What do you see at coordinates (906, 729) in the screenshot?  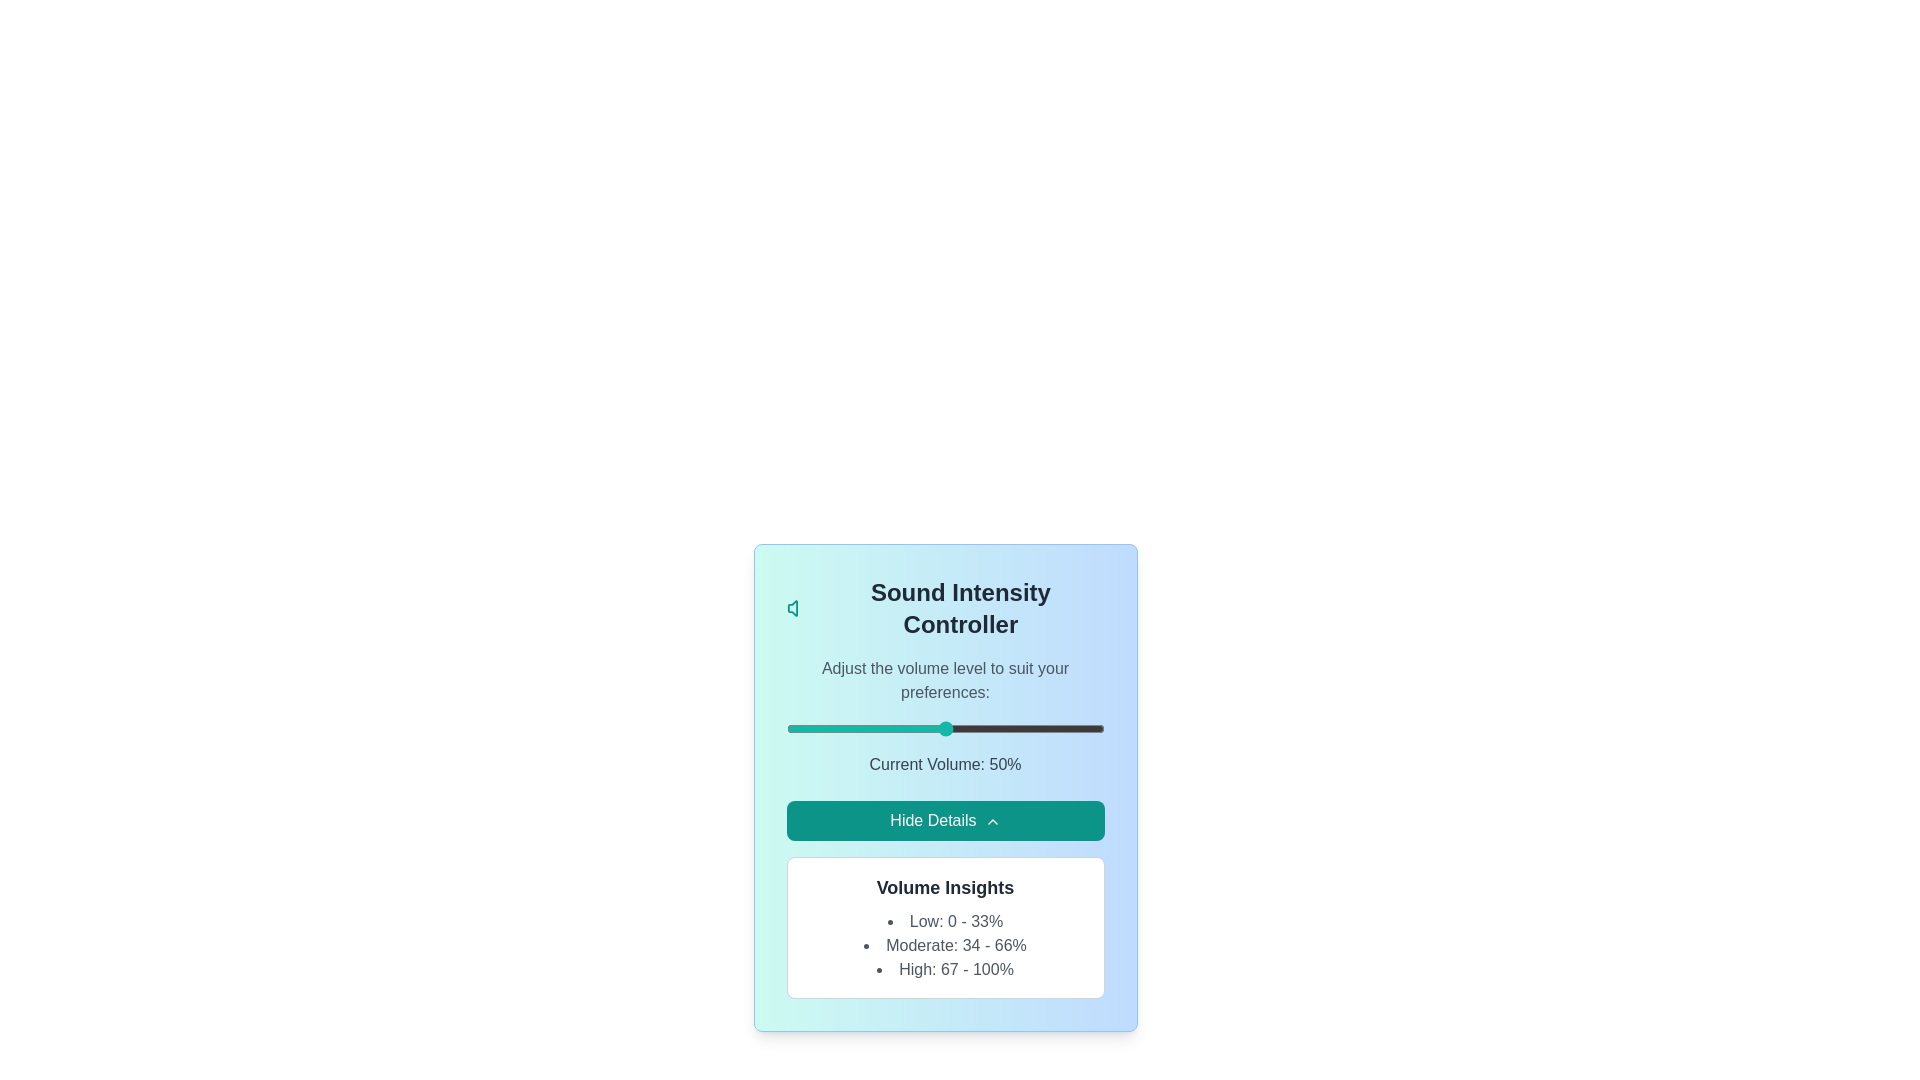 I see `the volume slider to set the audio intensity to 38%` at bounding box center [906, 729].